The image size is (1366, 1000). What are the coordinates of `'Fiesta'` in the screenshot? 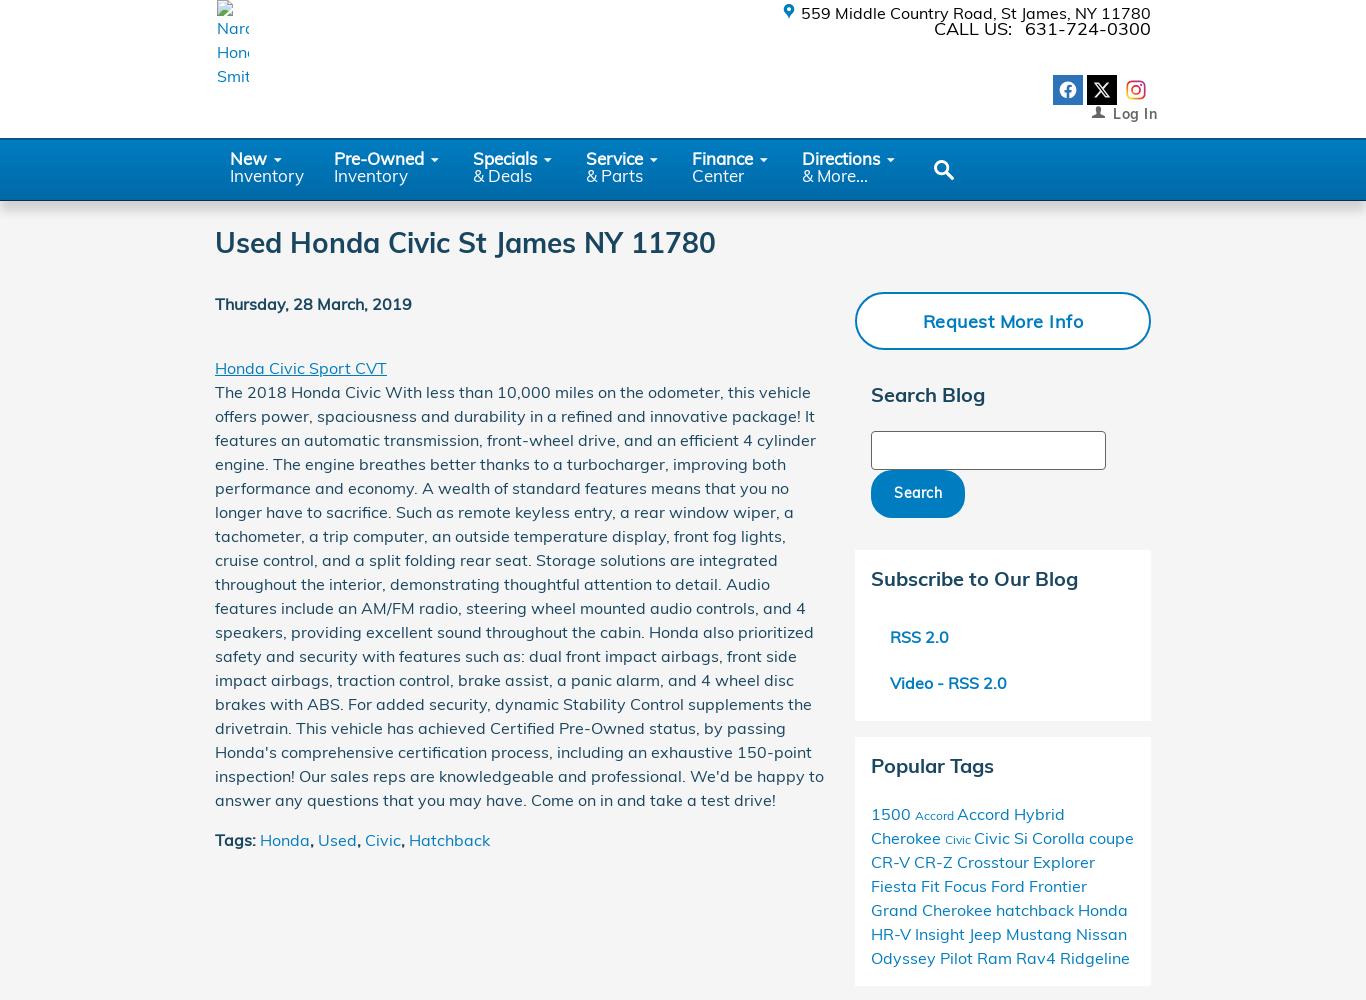 It's located at (894, 885).